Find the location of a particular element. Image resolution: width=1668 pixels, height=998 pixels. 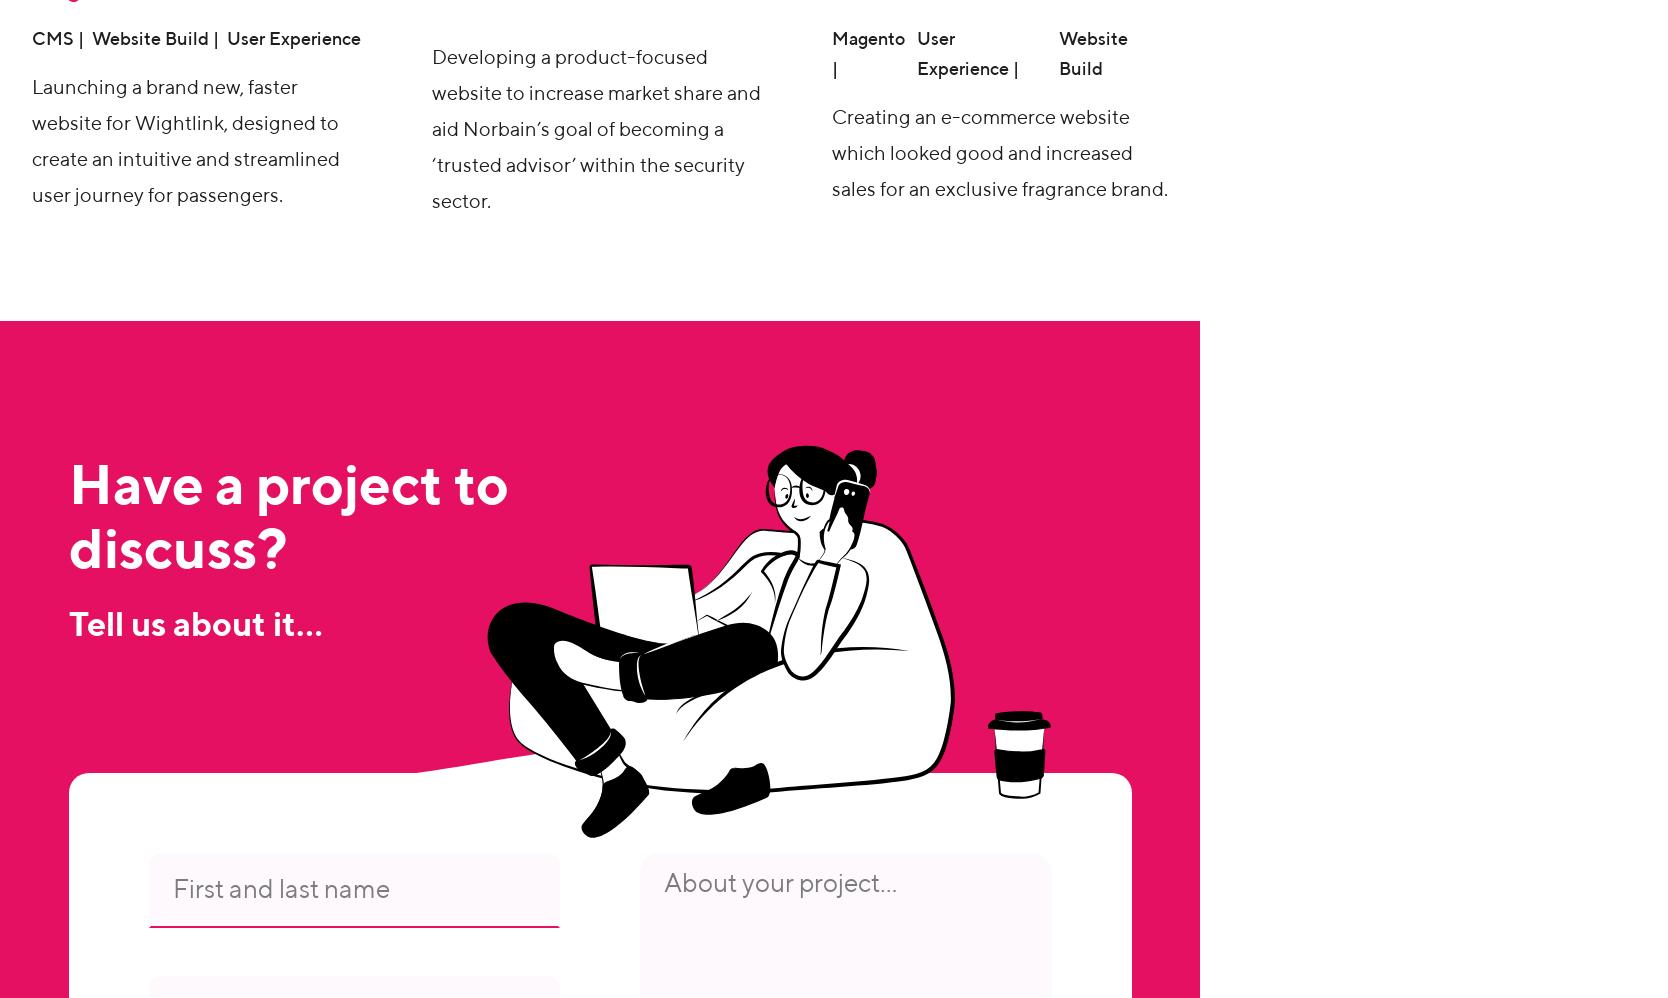

'Tell us about it...' is located at coordinates (194, 627).